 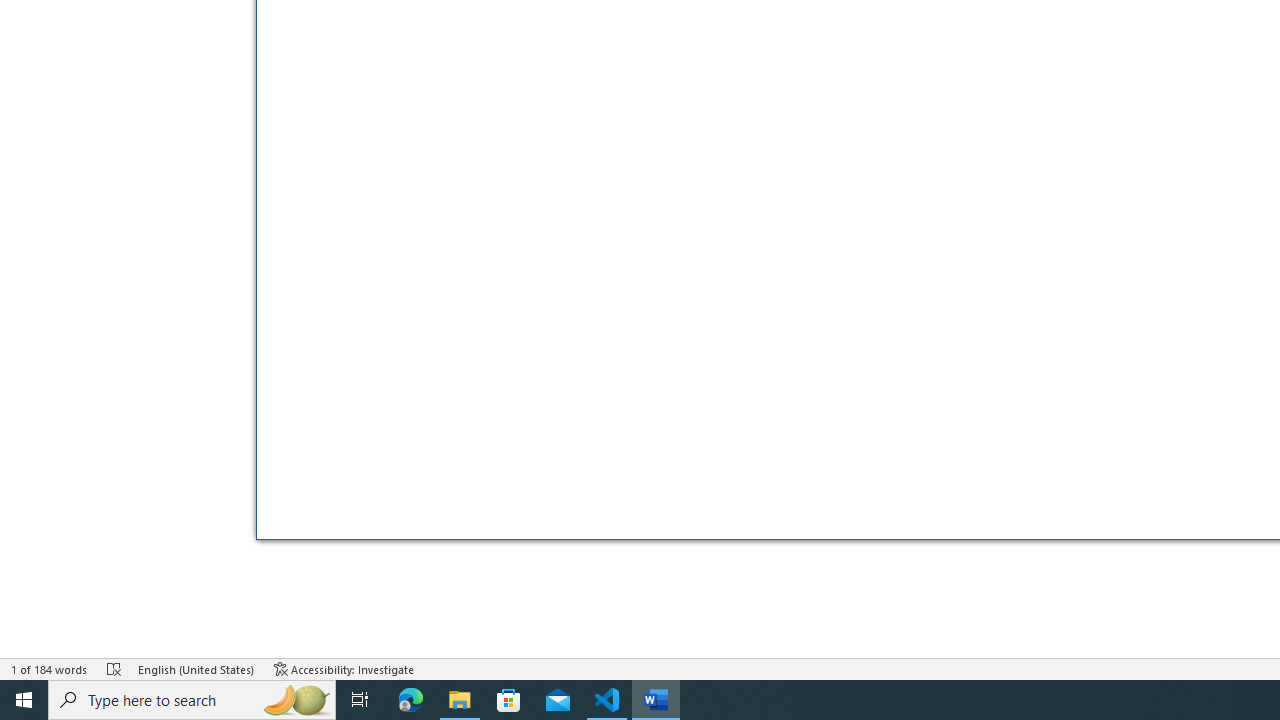 What do you see at coordinates (24, 698) in the screenshot?
I see `'Start'` at bounding box center [24, 698].